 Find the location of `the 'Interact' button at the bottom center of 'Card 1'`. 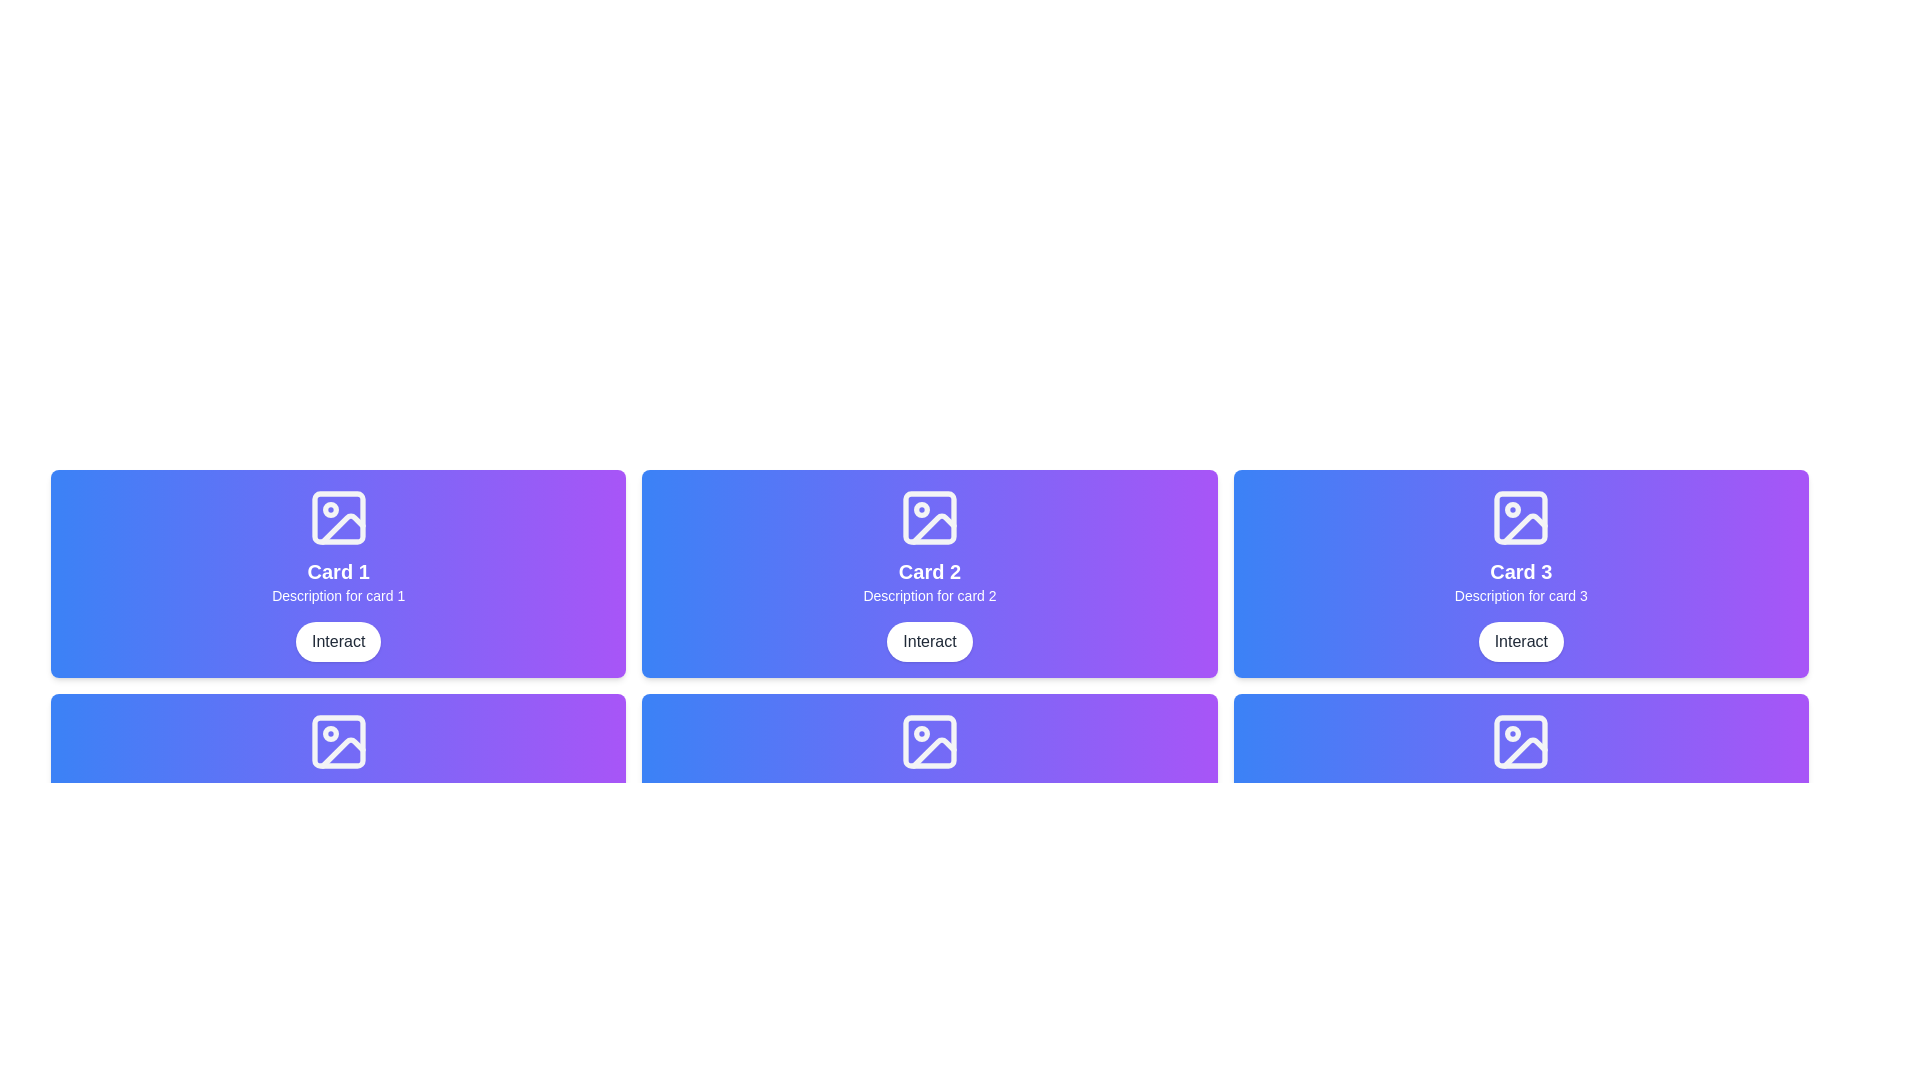

the 'Interact' button at the bottom center of 'Card 1' is located at coordinates (338, 641).